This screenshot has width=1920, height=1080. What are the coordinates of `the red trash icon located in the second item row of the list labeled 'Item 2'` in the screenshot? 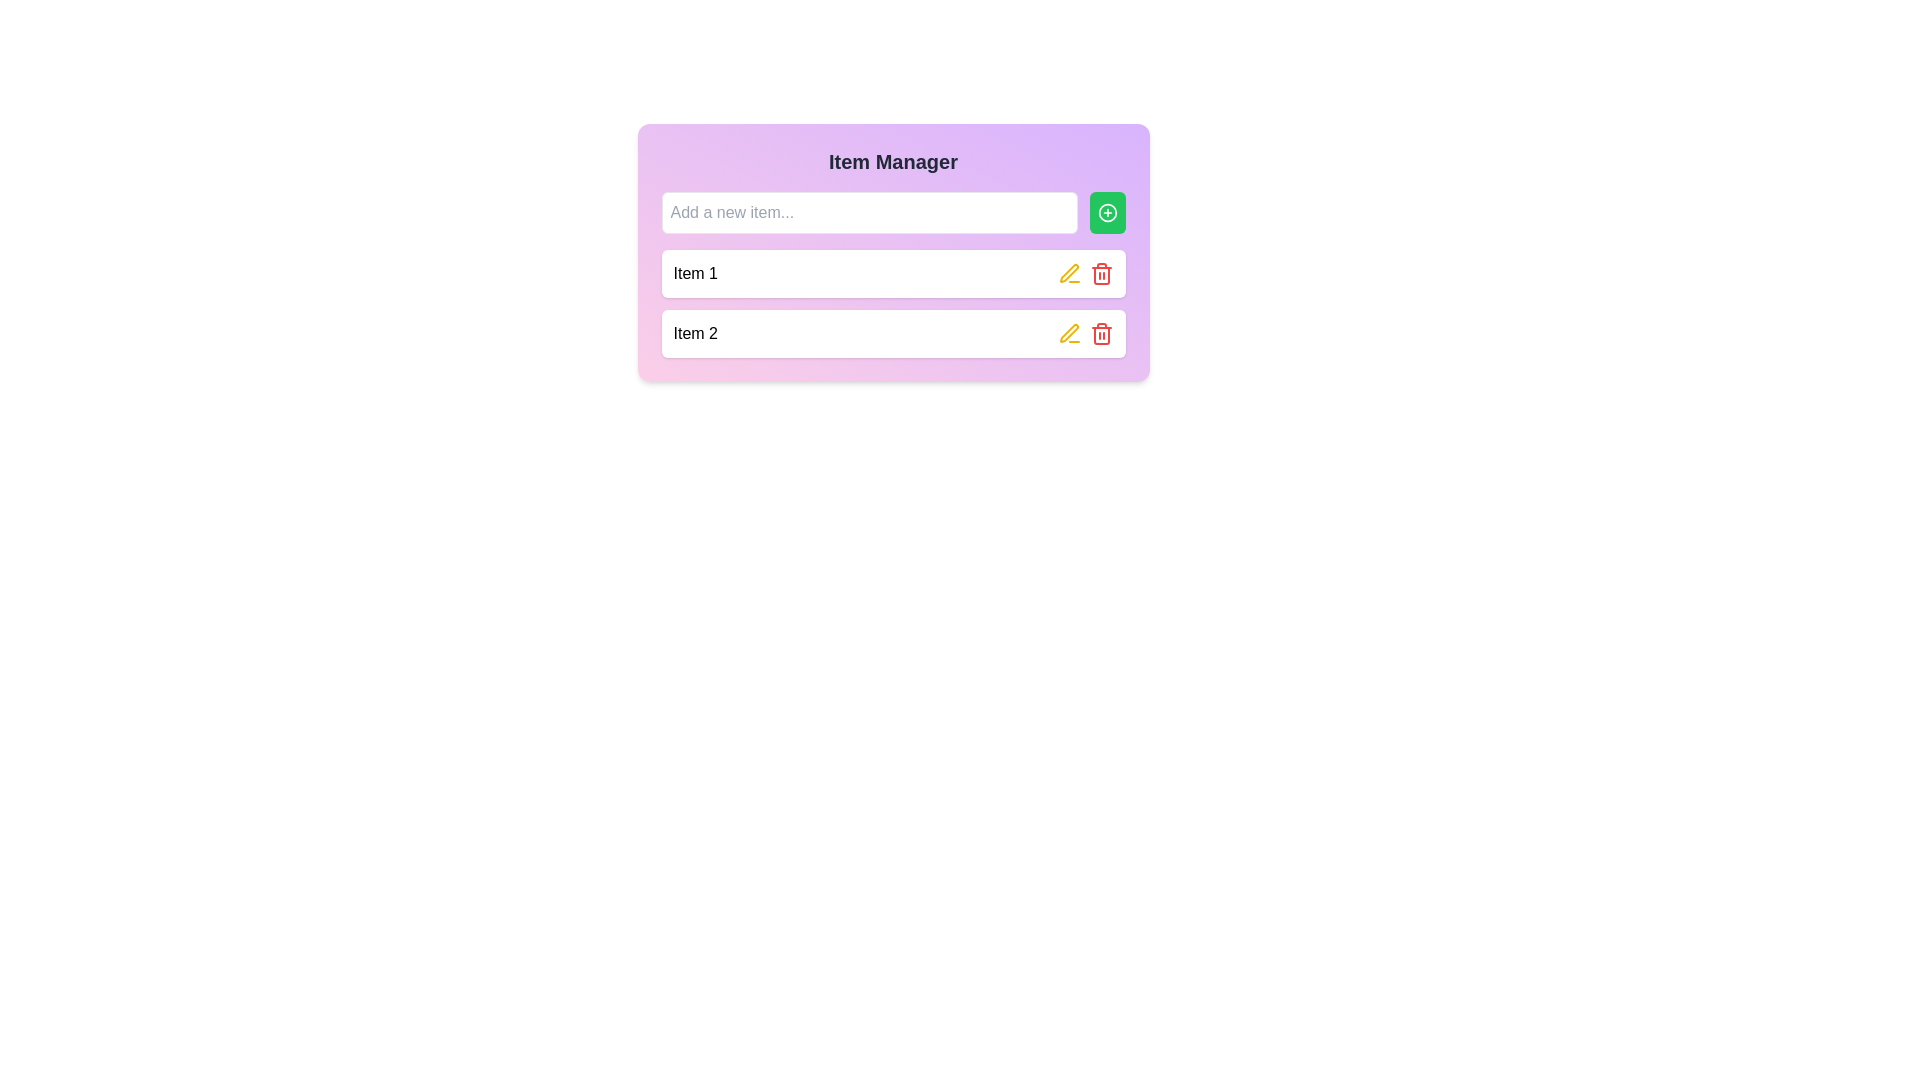 It's located at (1100, 273).